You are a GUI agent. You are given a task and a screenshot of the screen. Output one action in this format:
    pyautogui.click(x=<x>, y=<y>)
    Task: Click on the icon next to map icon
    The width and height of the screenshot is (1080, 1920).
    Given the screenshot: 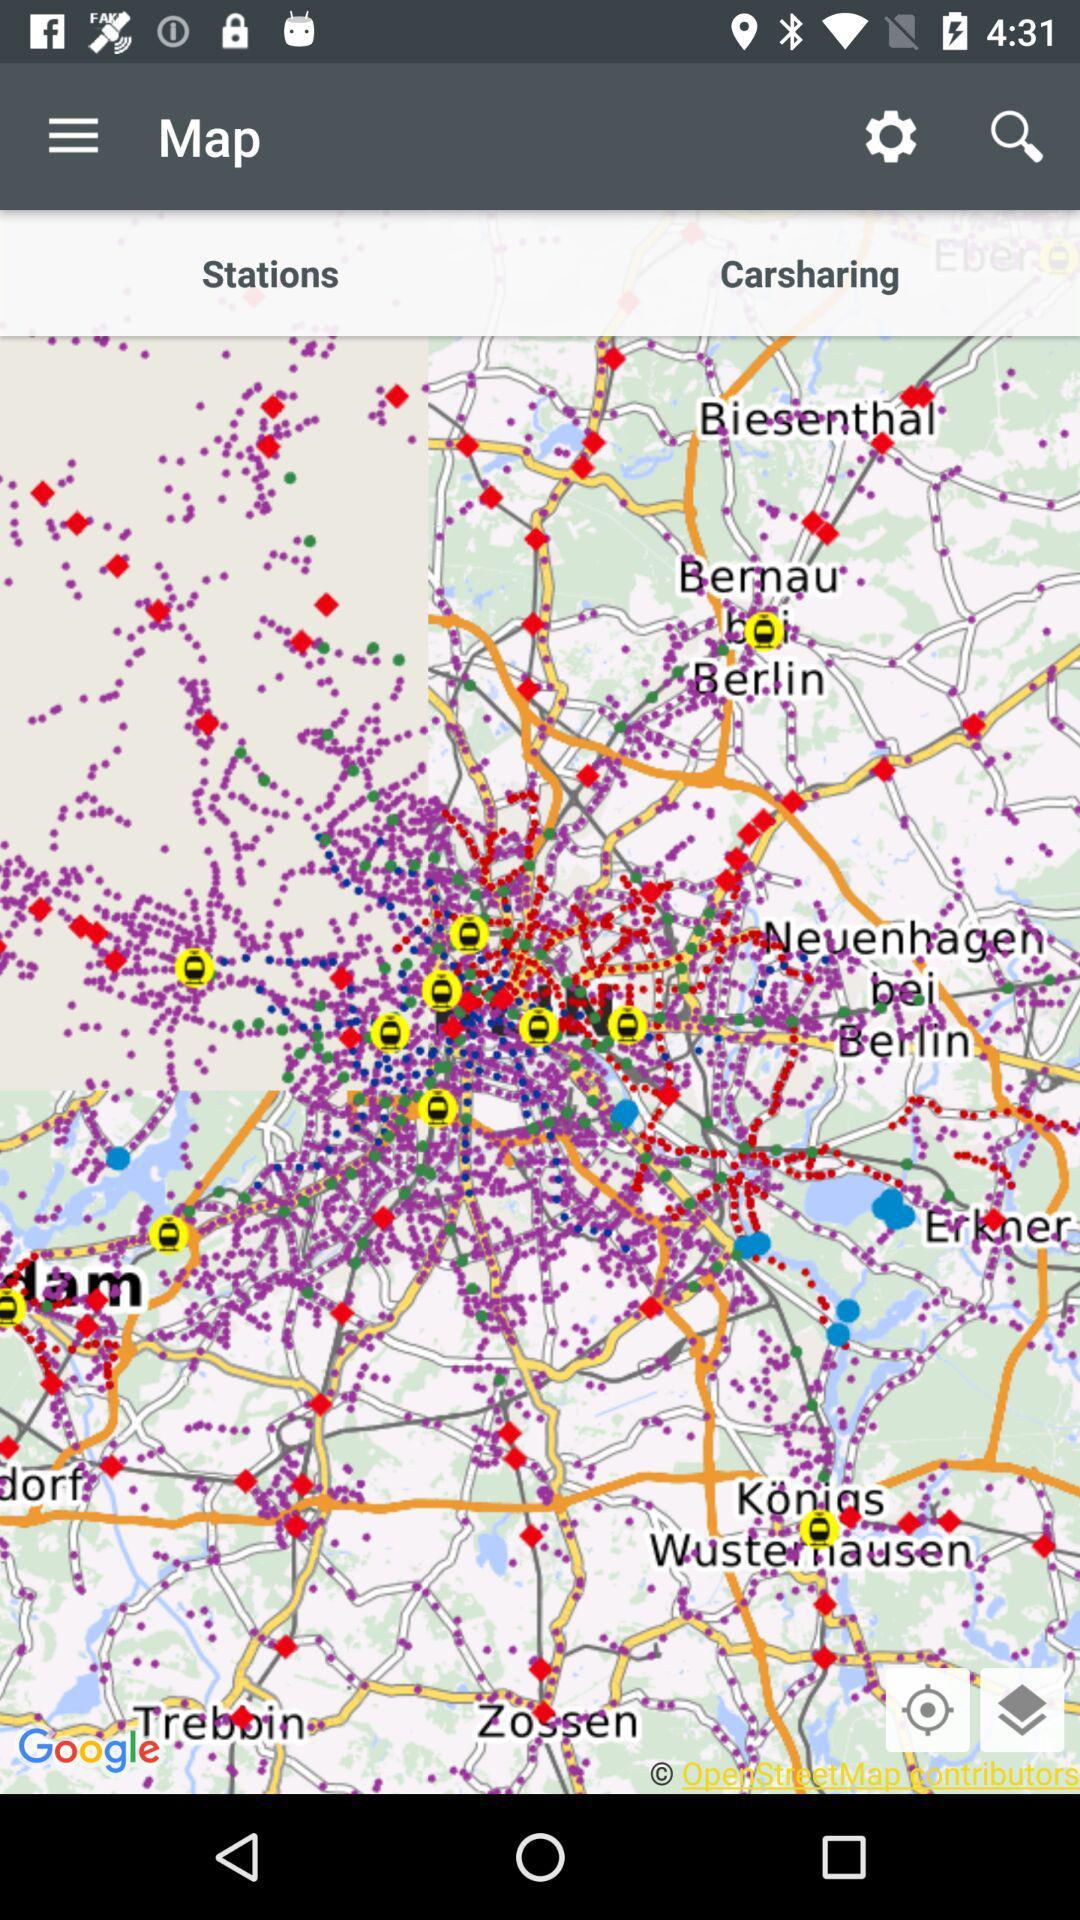 What is the action you would take?
    pyautogui.click(x=72, y=135)
    